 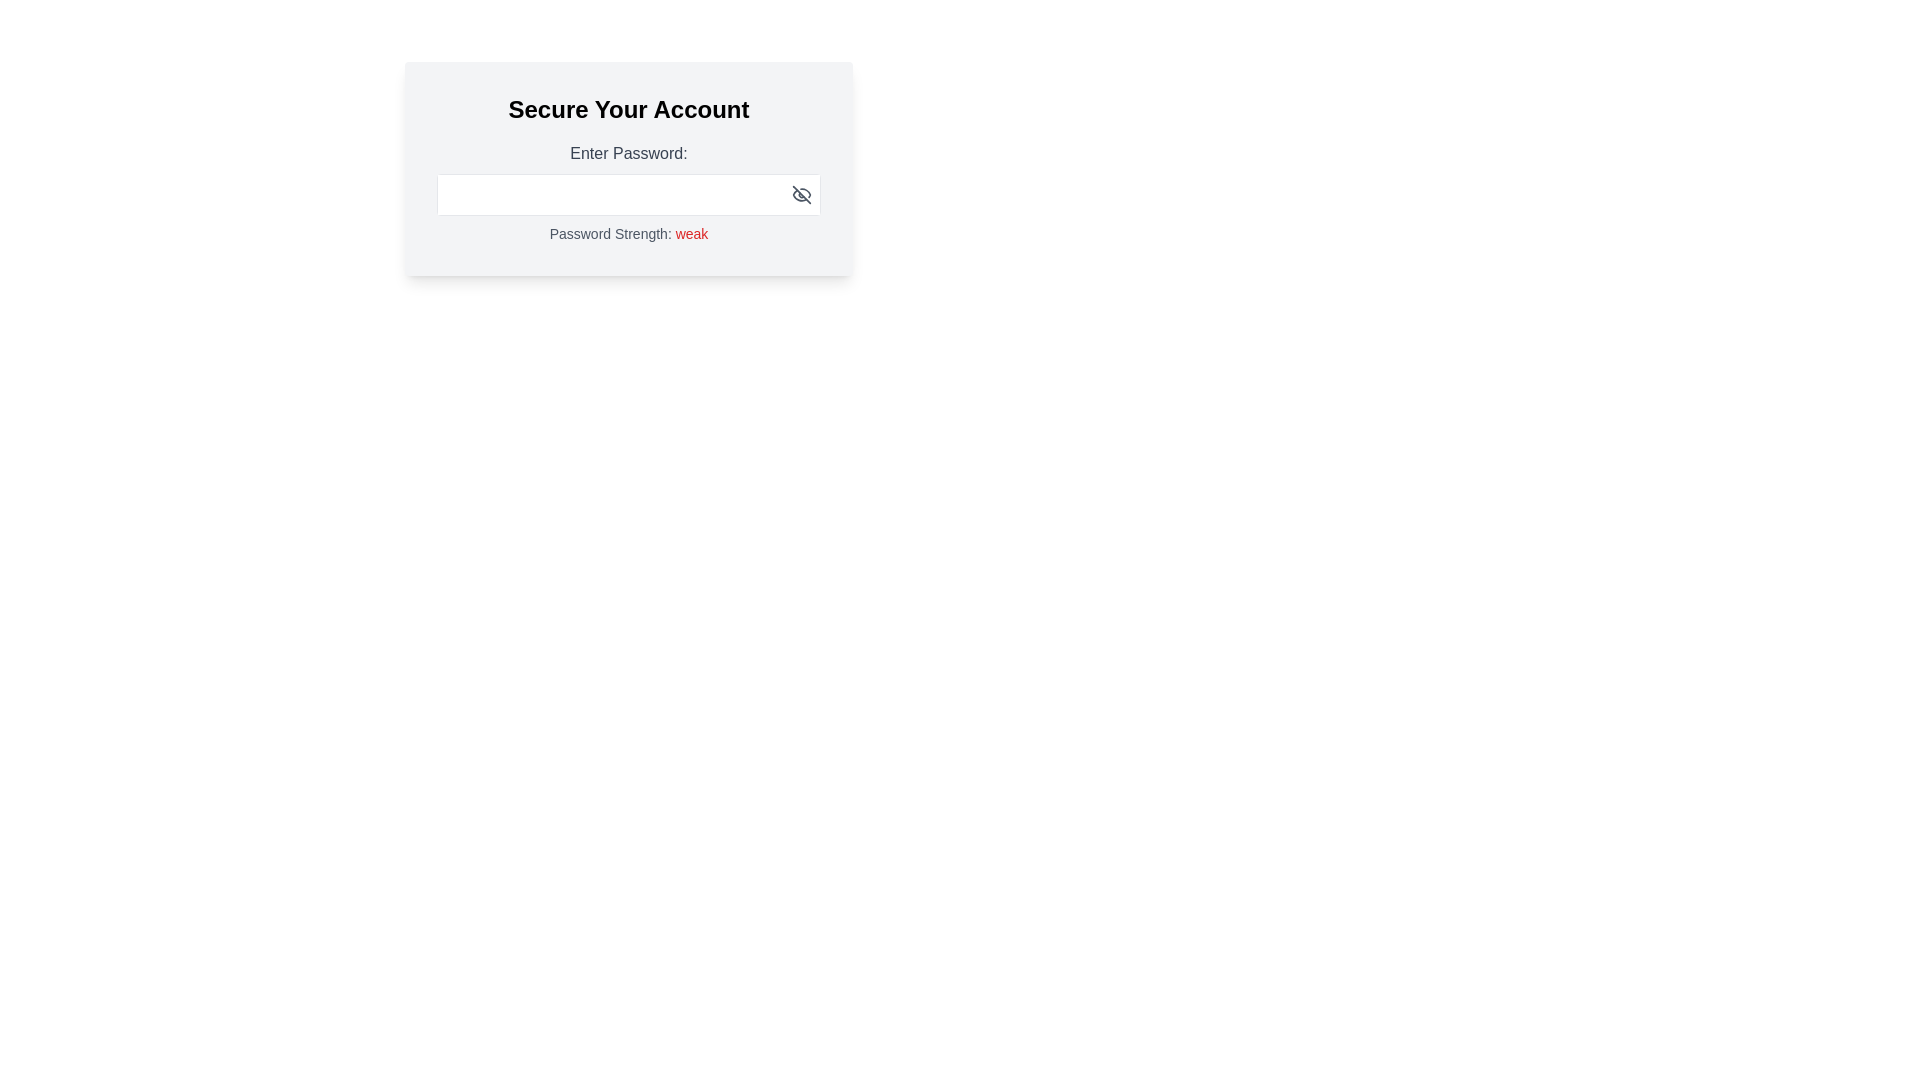 What do you see at coordinates (801, 195) in the screenshot?
I see `the toggle icon at the right end of the password input field labeled 'Secure Your Account'` at bounding box center [801, 195].